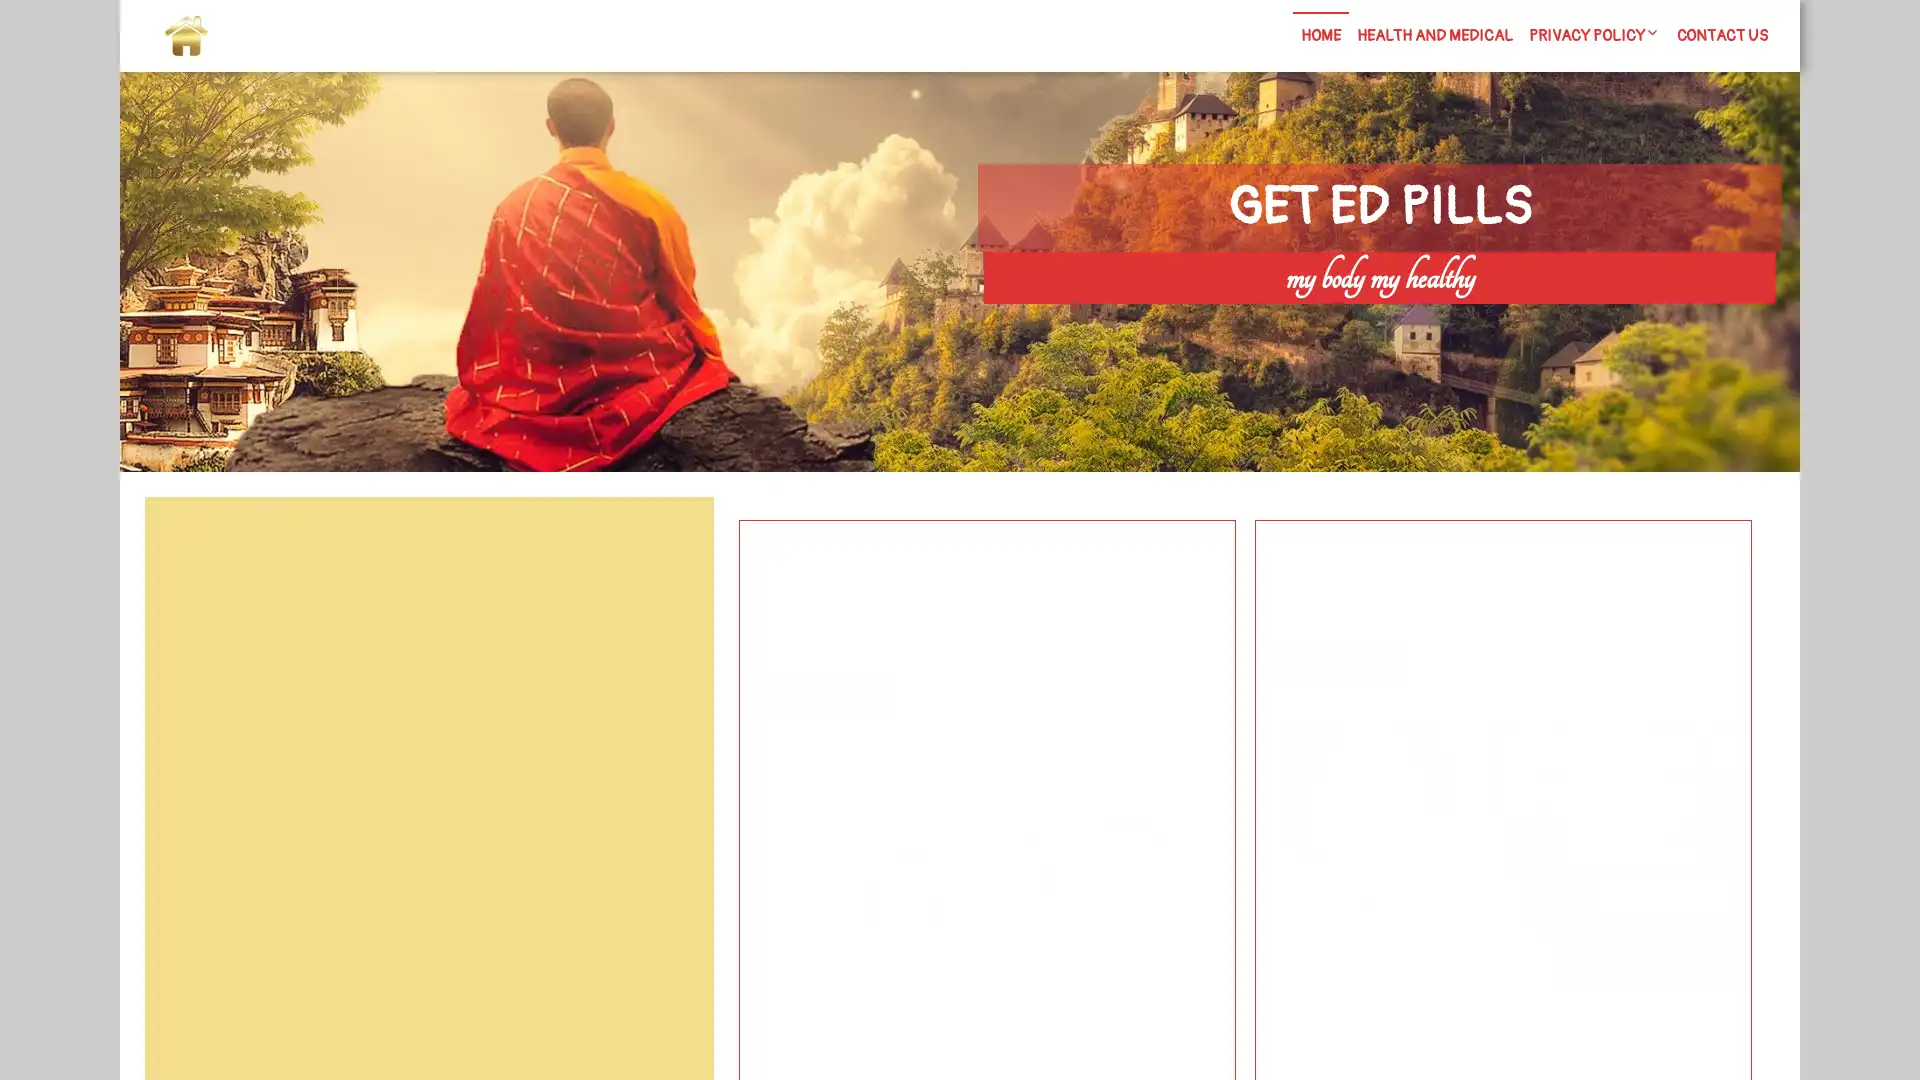 The width and height of the screenshot is (1920, 1080). What do you see at coordinates (667, 545) in the screenshot?
I see `Search` at bounding box center [667, 545].